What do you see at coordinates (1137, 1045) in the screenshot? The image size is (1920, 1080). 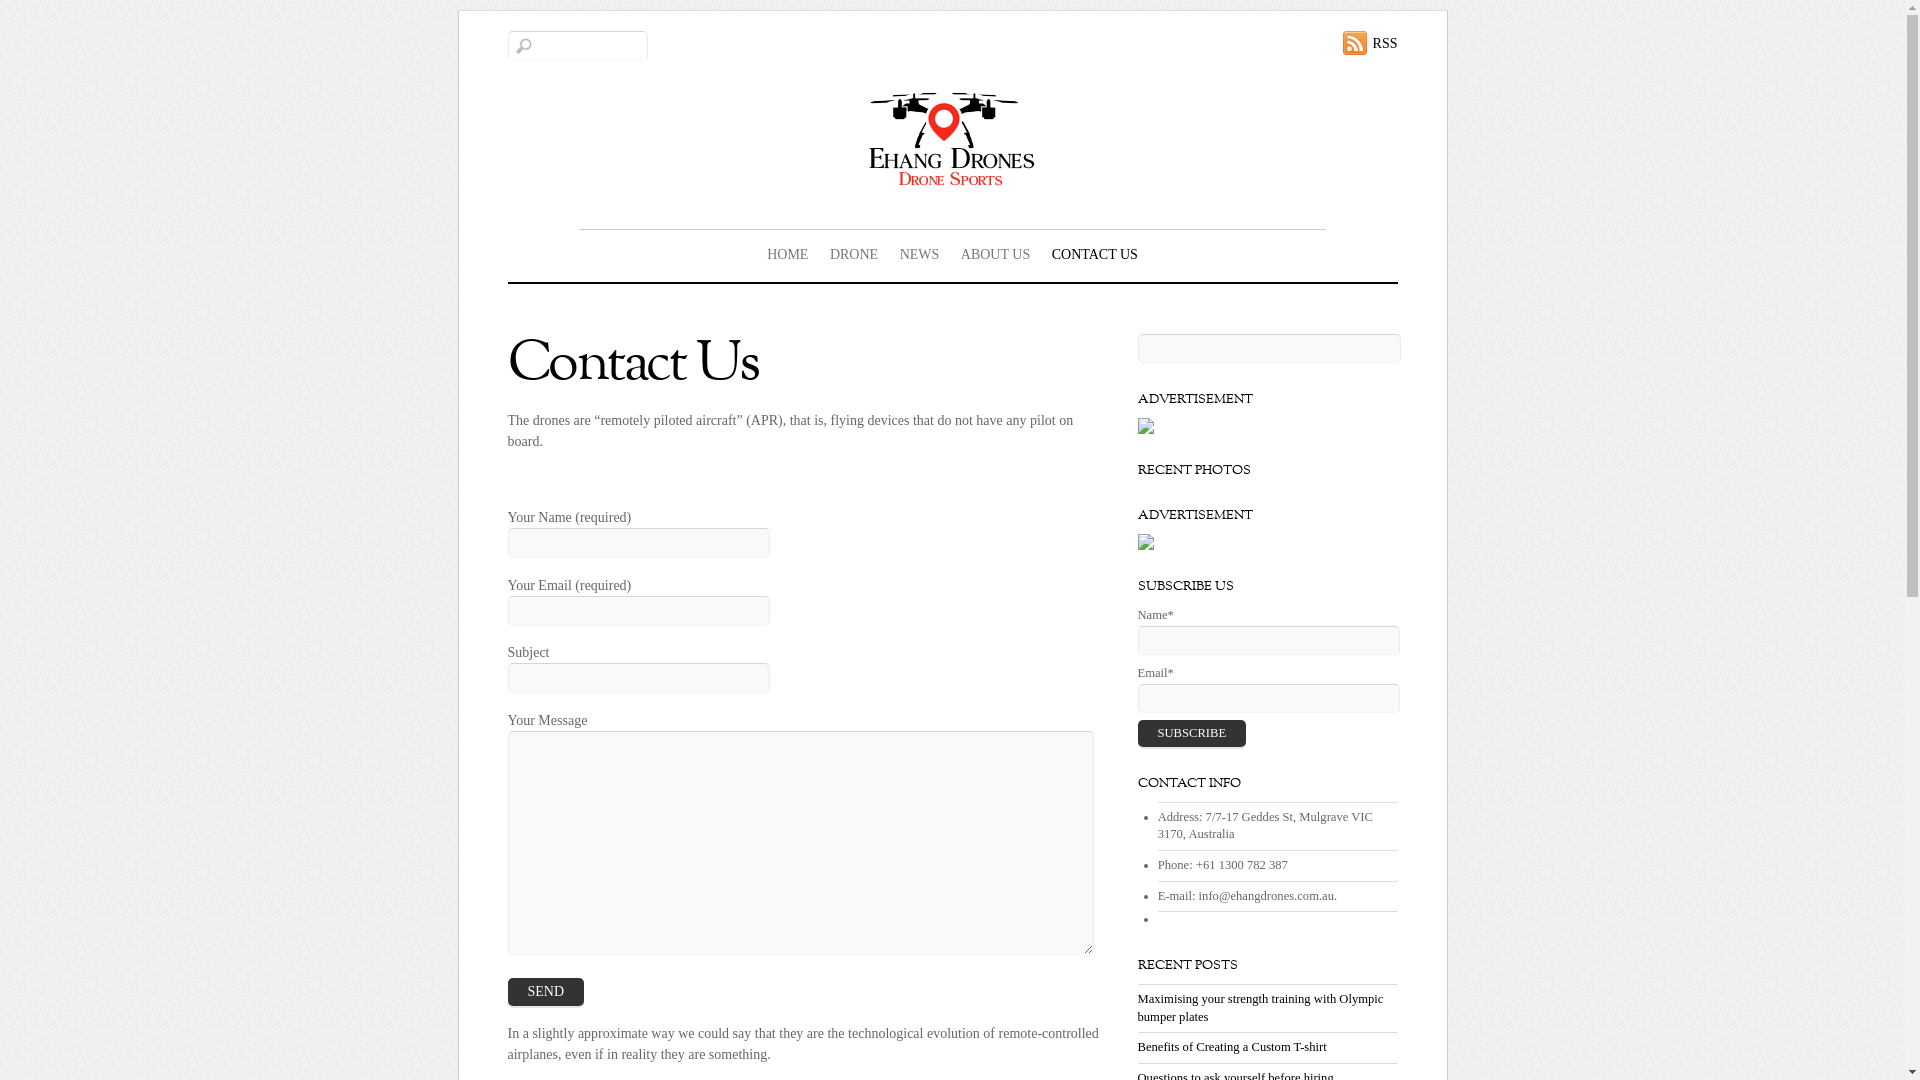 I see `'Benefits of Creating a Custom T-shirt'` at bounding box center [1137, 1045].